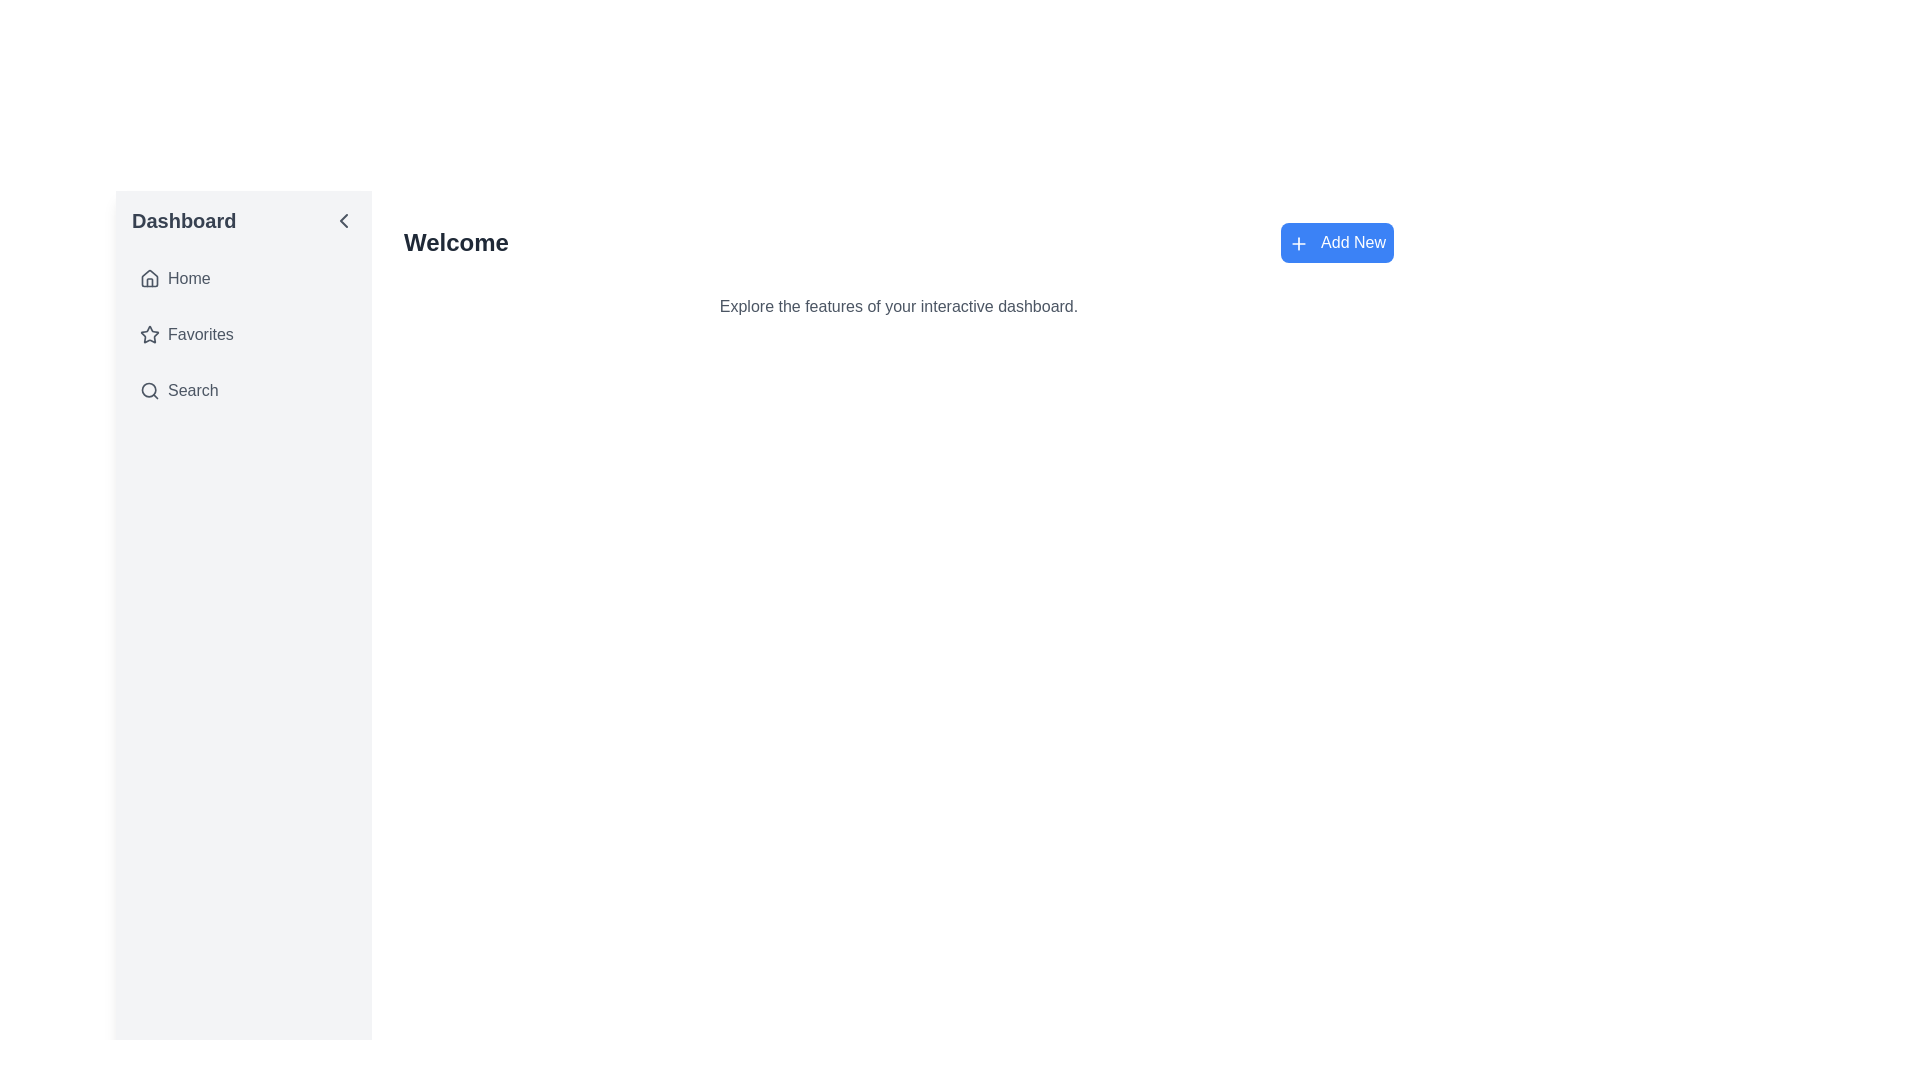 The height and width of the screenshot is (1080, 1920). I want to click on the distinct chevron-shaped graphical icon that represents a back navigation action located inside the left navigation panel near the top, slightly to the right of the 'Dashboard' label, so click(344, 220).